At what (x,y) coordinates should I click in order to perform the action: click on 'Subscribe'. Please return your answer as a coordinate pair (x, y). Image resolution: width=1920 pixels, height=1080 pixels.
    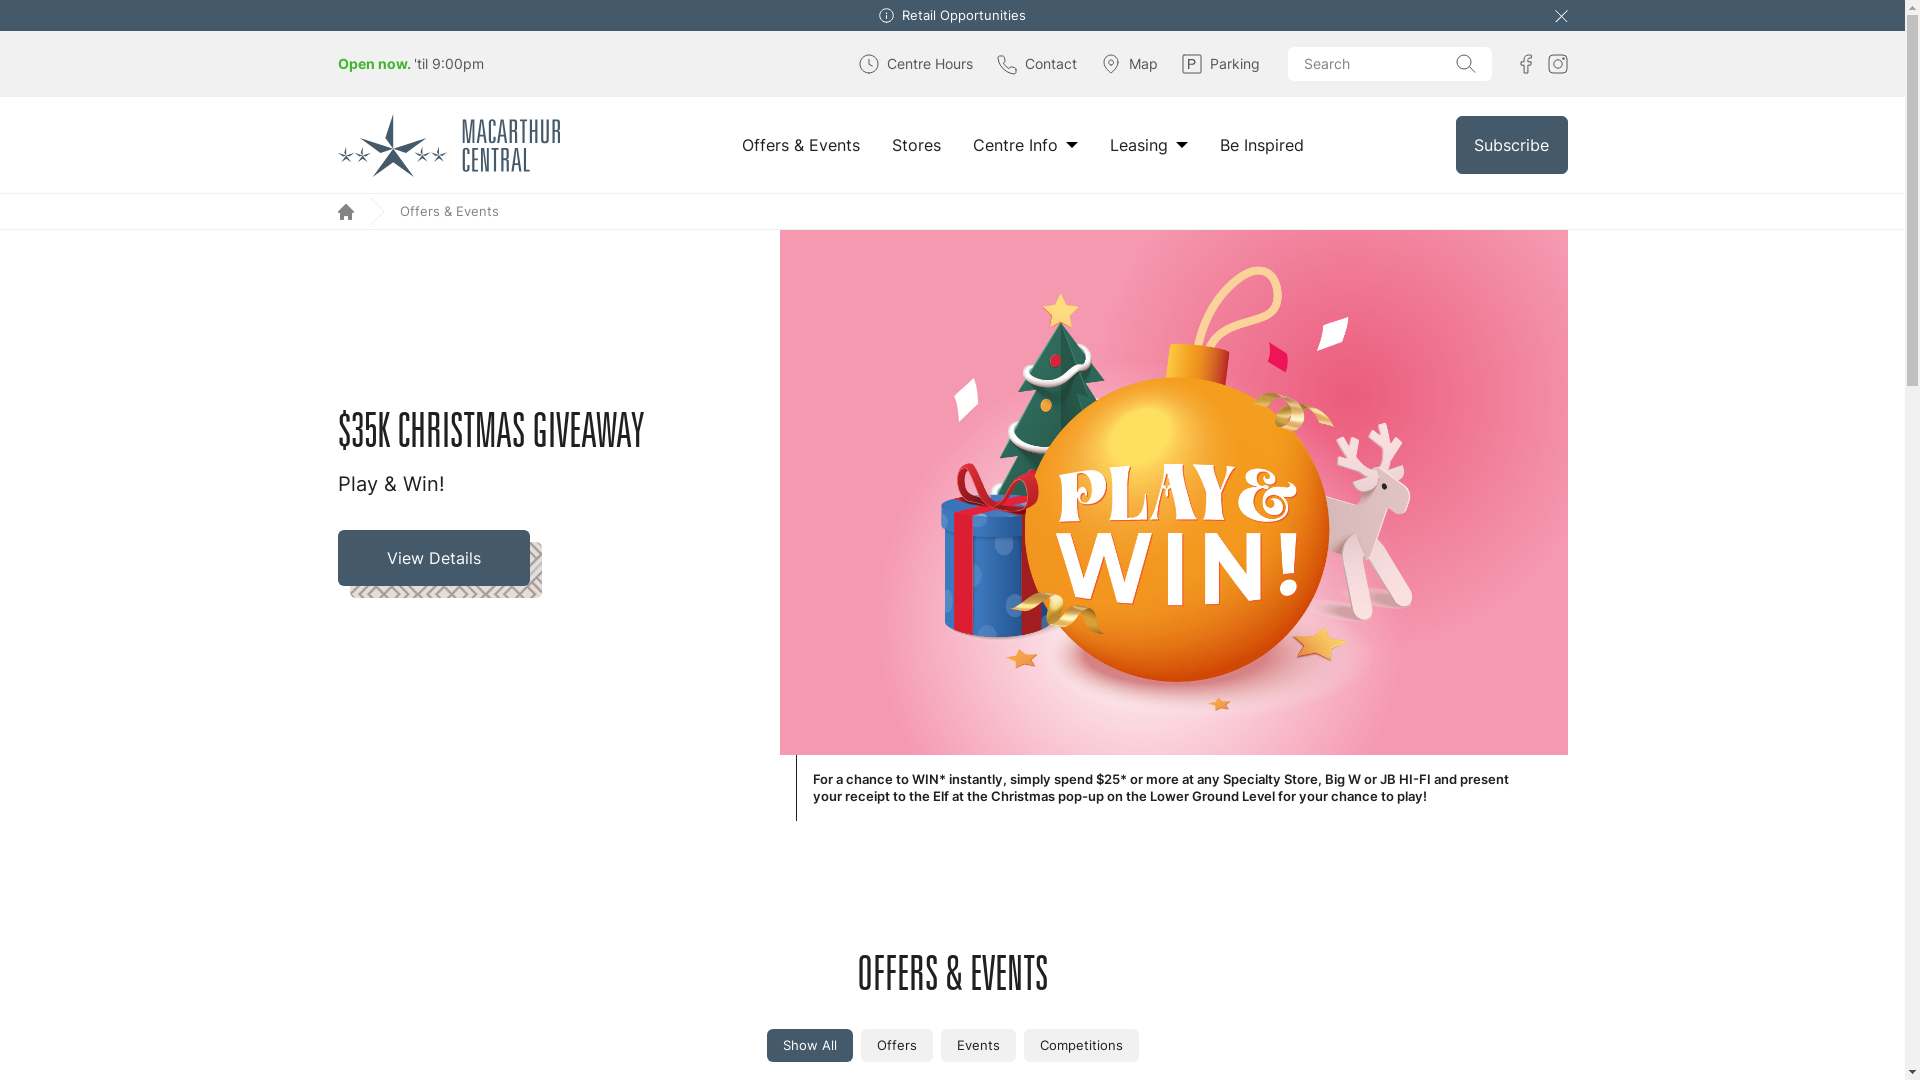
    Looking at the image, I should click on (1512, 144).